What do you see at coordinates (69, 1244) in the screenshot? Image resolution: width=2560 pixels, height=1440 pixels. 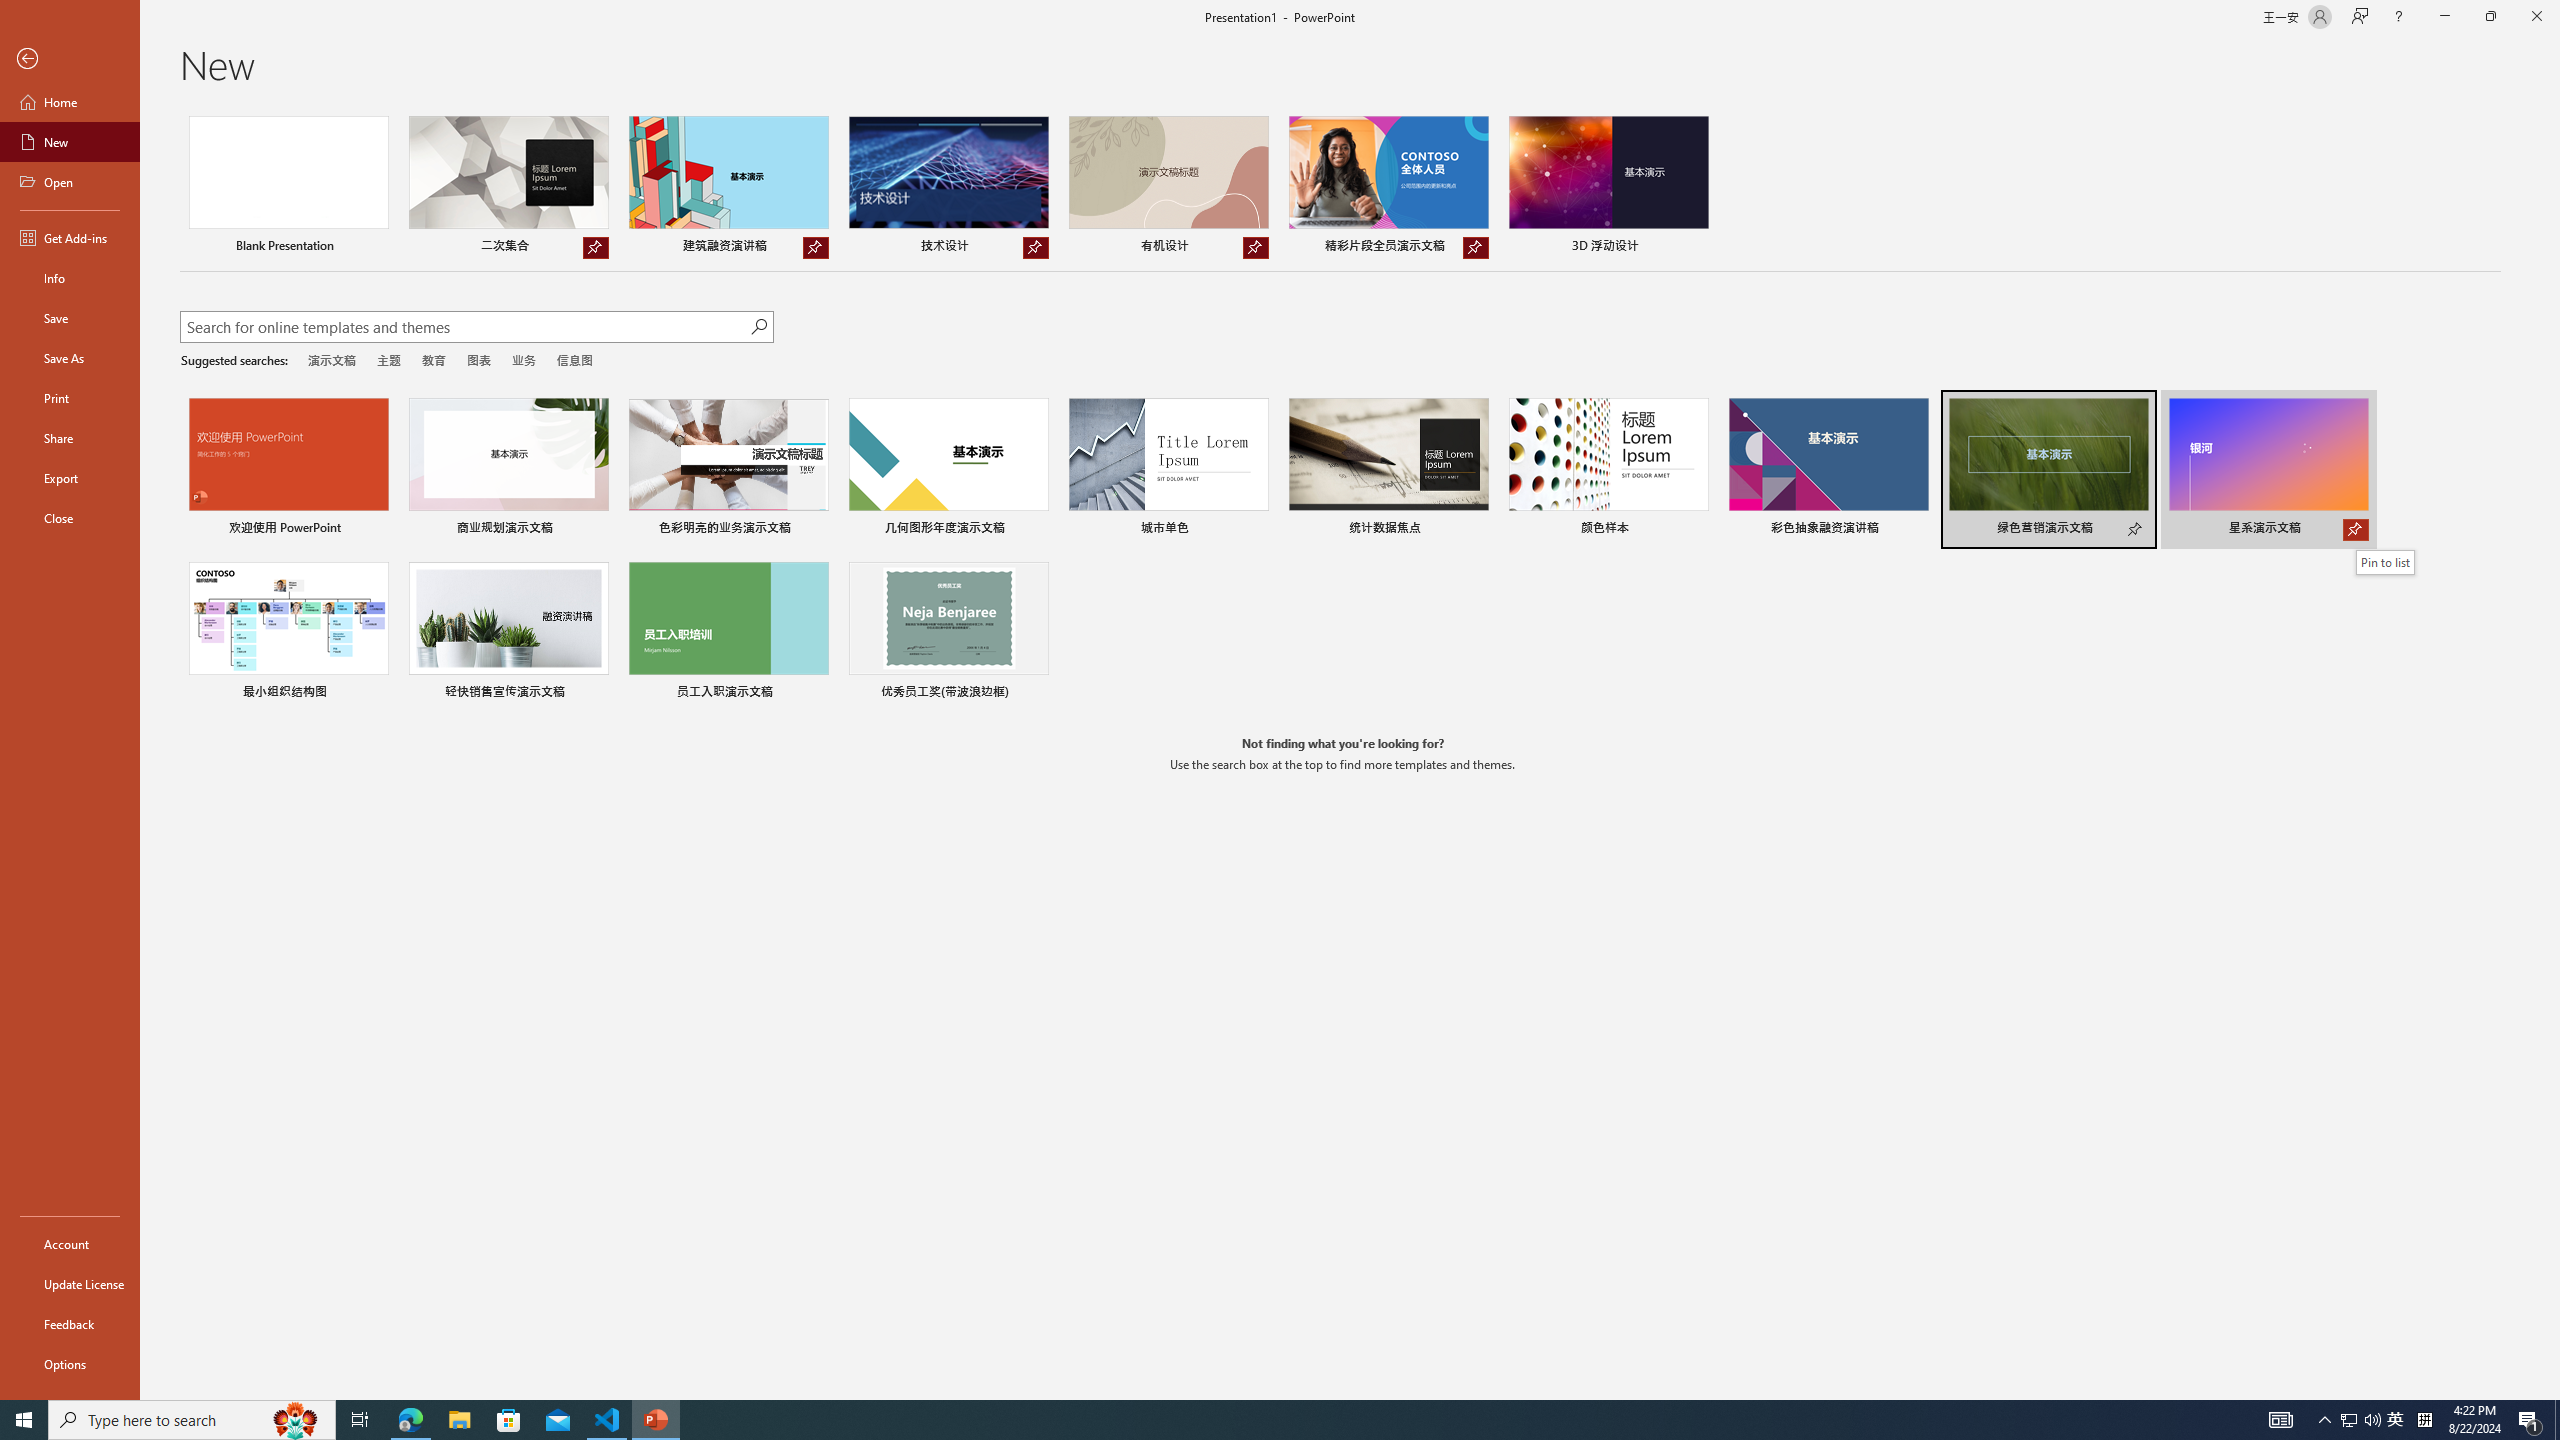 I see `'Account'` at bounding box center [69, 1244].